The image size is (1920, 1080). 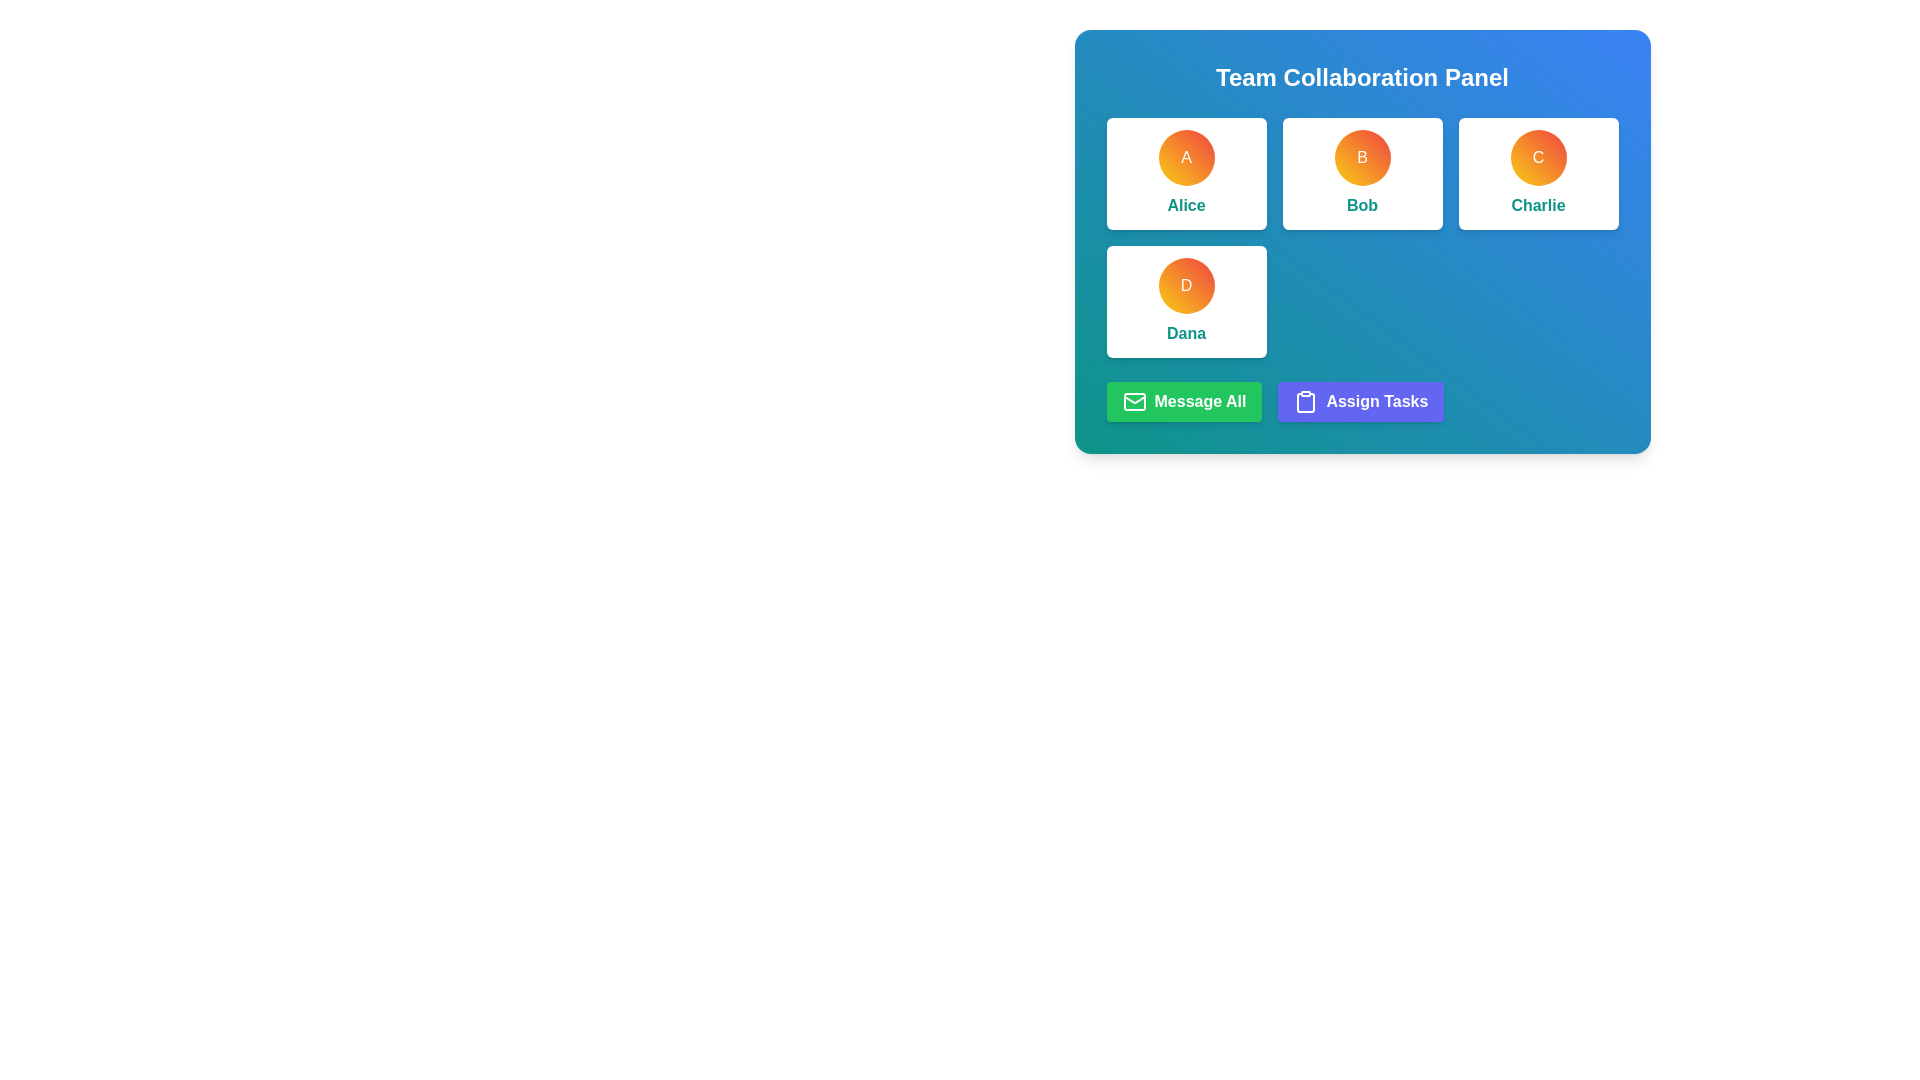 What do you see at coordinates (1361, 205) in the screenshot?
I see `the text label displaying the name 'Bob'` at bounding box center [1361, 205].